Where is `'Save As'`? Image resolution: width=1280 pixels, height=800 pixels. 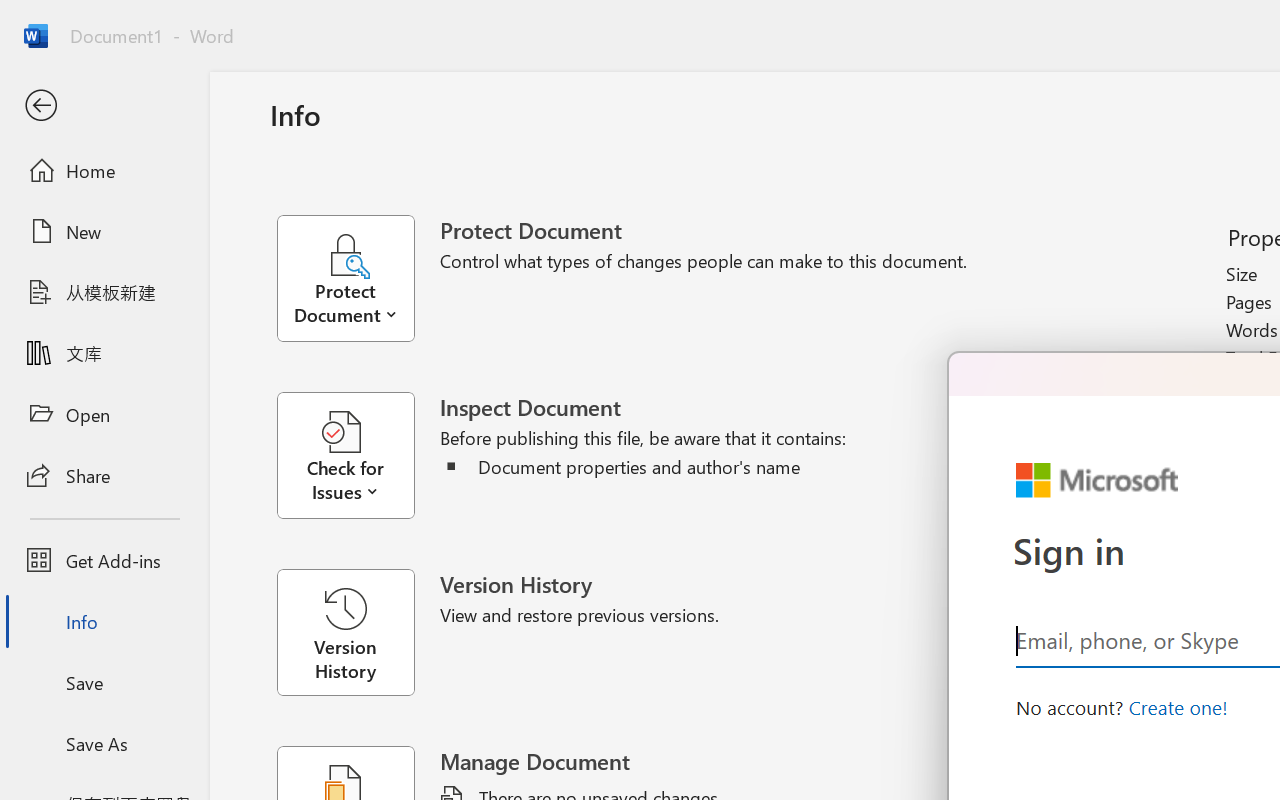
'Save As' is located at coordinates (103, 743).